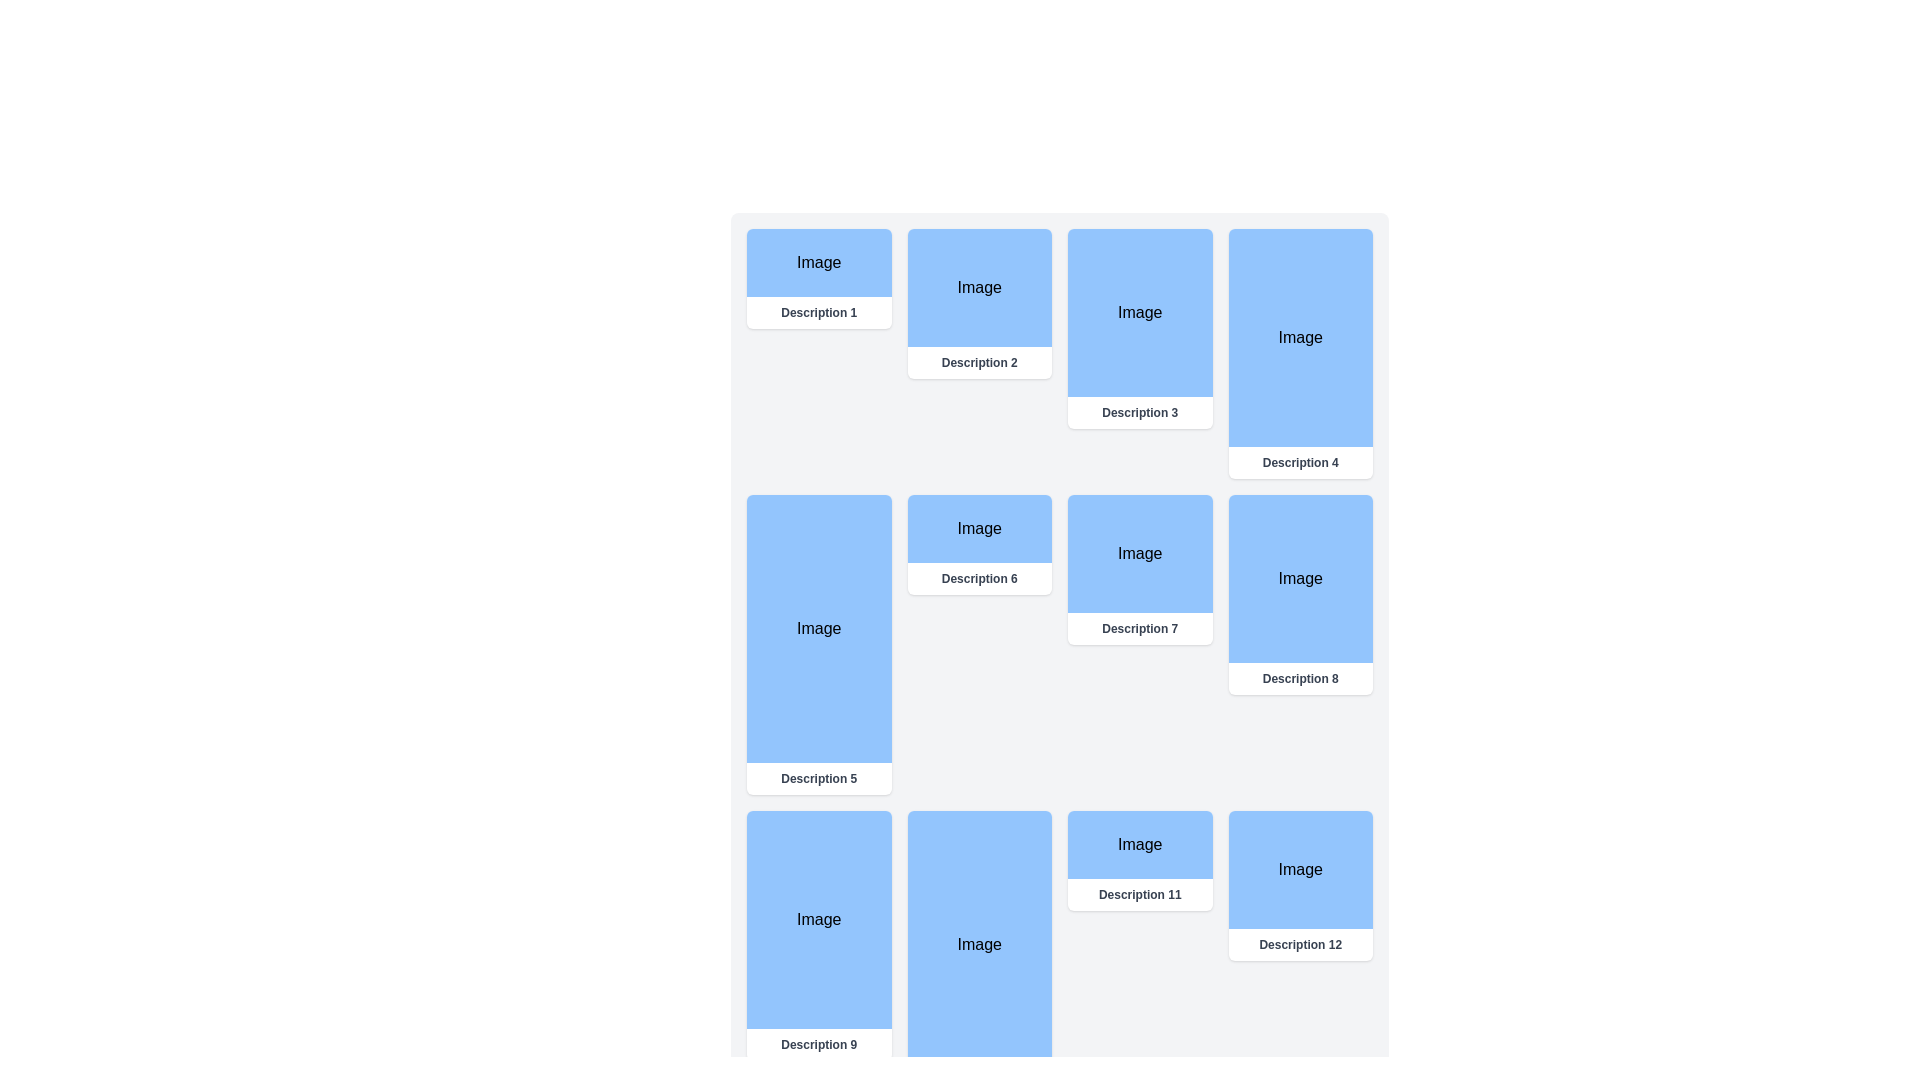  Describe the element at coordinates (1300, 337) in the screenshot. I see `the button-like element with a blue background and the text 'Image' centered in black, located in the card structure above the label 'Description 4'` at that location.